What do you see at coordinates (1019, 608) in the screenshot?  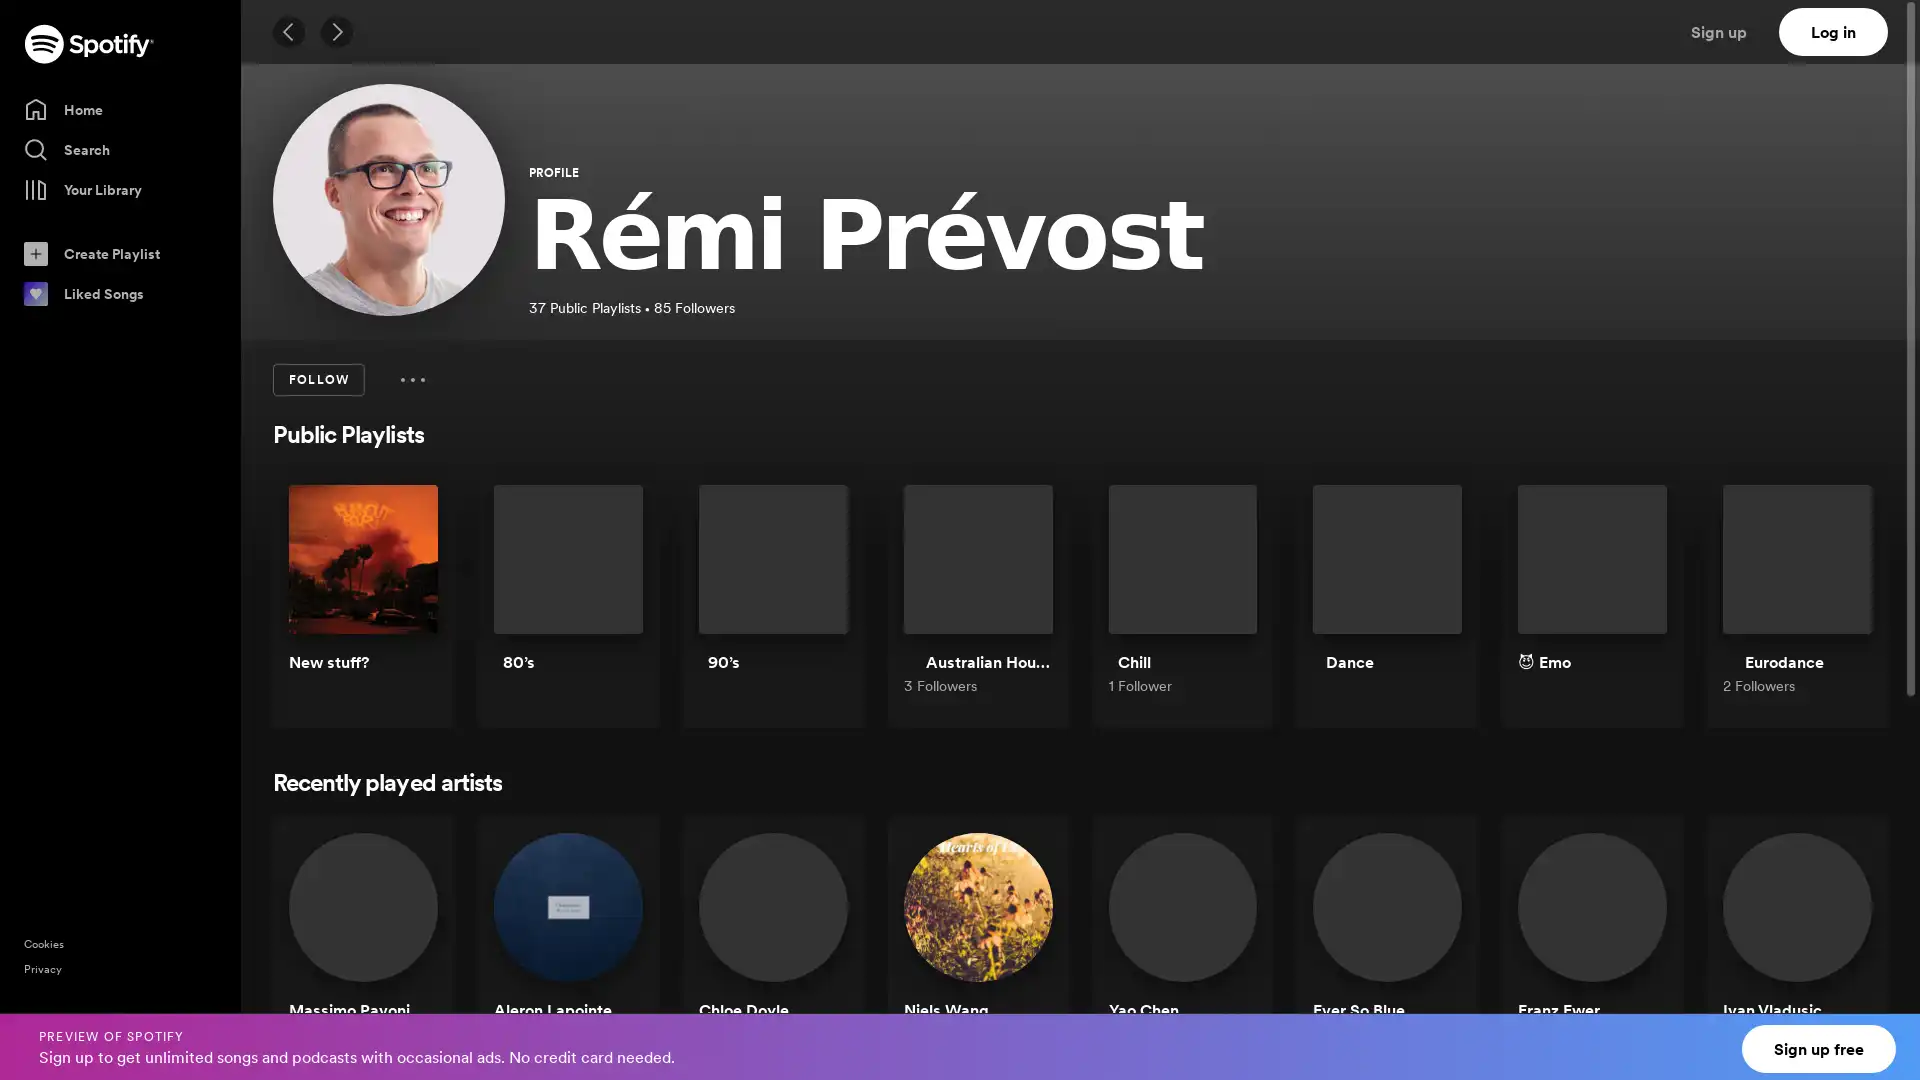 I see `Play  Australian House` at bounding box center [1019, 608].